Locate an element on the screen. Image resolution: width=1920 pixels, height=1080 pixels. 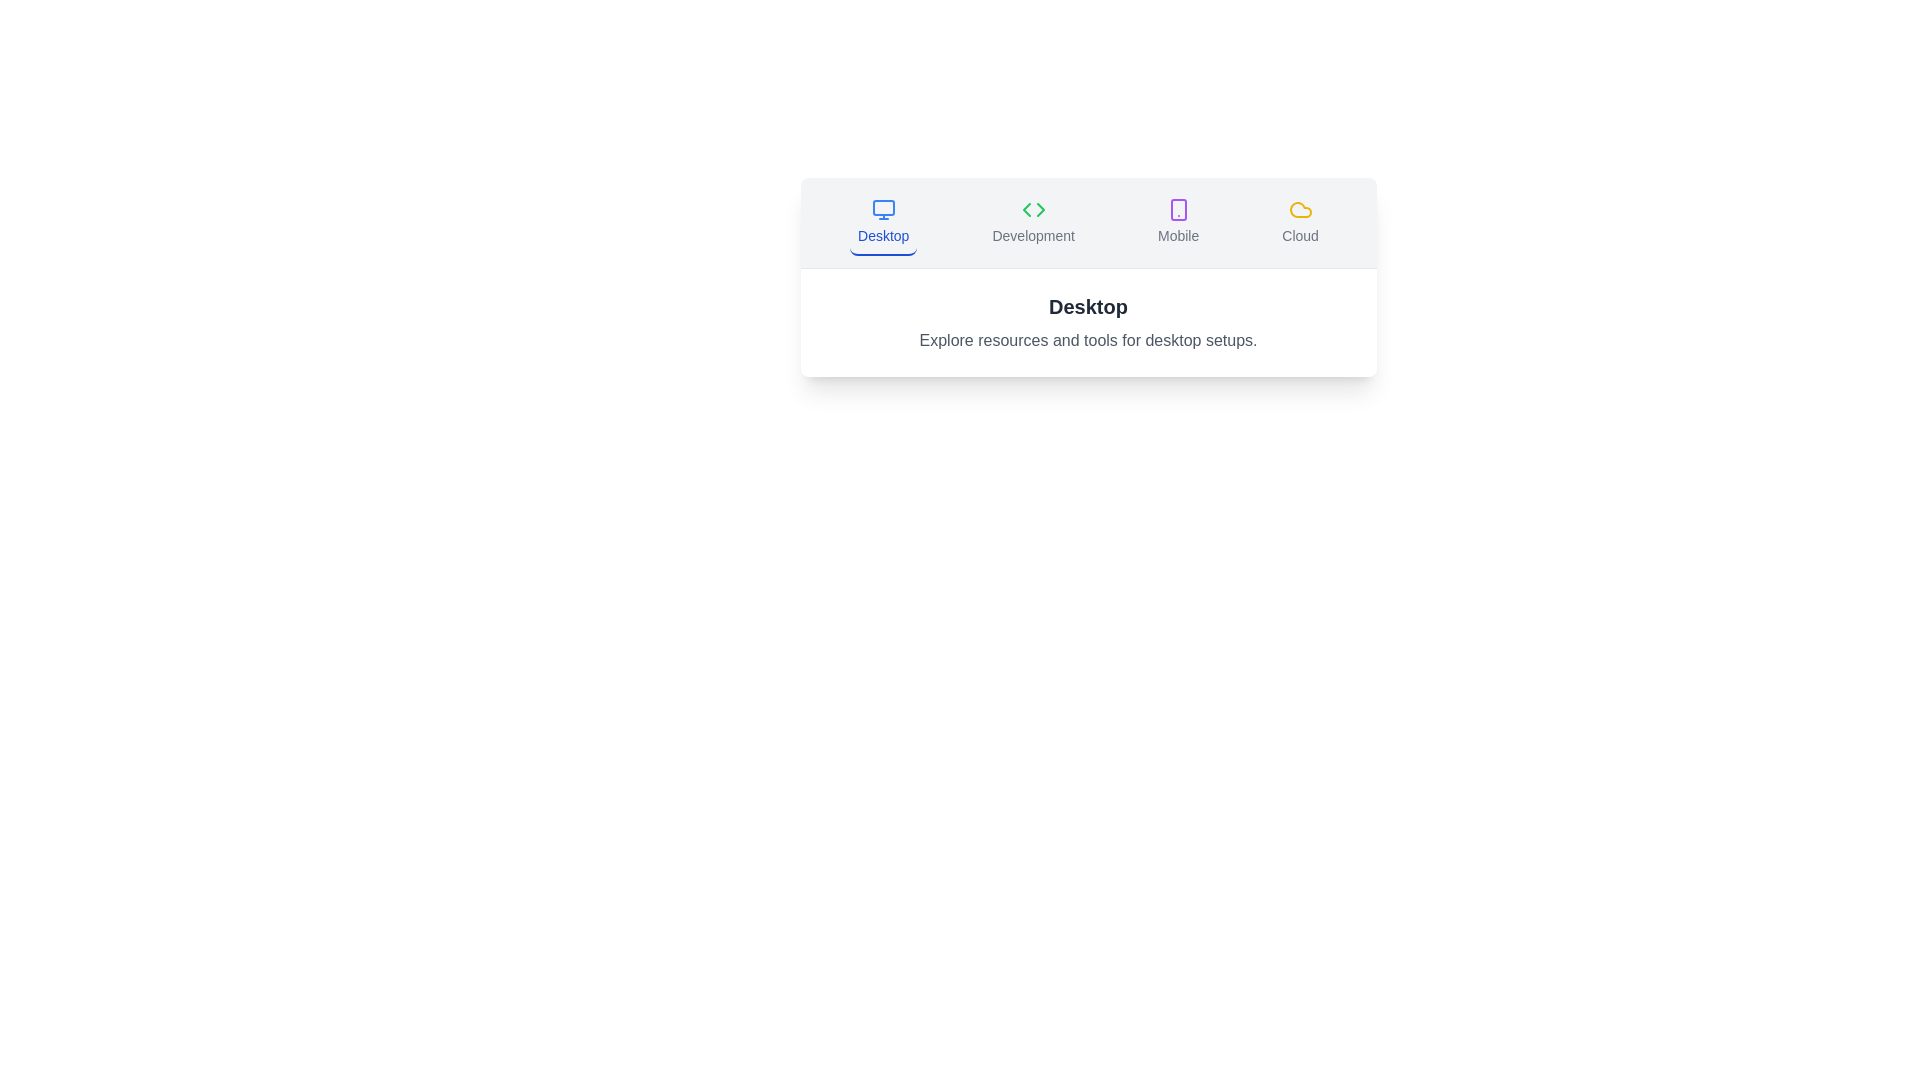
the tab button labeled Development to switch to the corresponding tab is located at coordinates (1033, 223).